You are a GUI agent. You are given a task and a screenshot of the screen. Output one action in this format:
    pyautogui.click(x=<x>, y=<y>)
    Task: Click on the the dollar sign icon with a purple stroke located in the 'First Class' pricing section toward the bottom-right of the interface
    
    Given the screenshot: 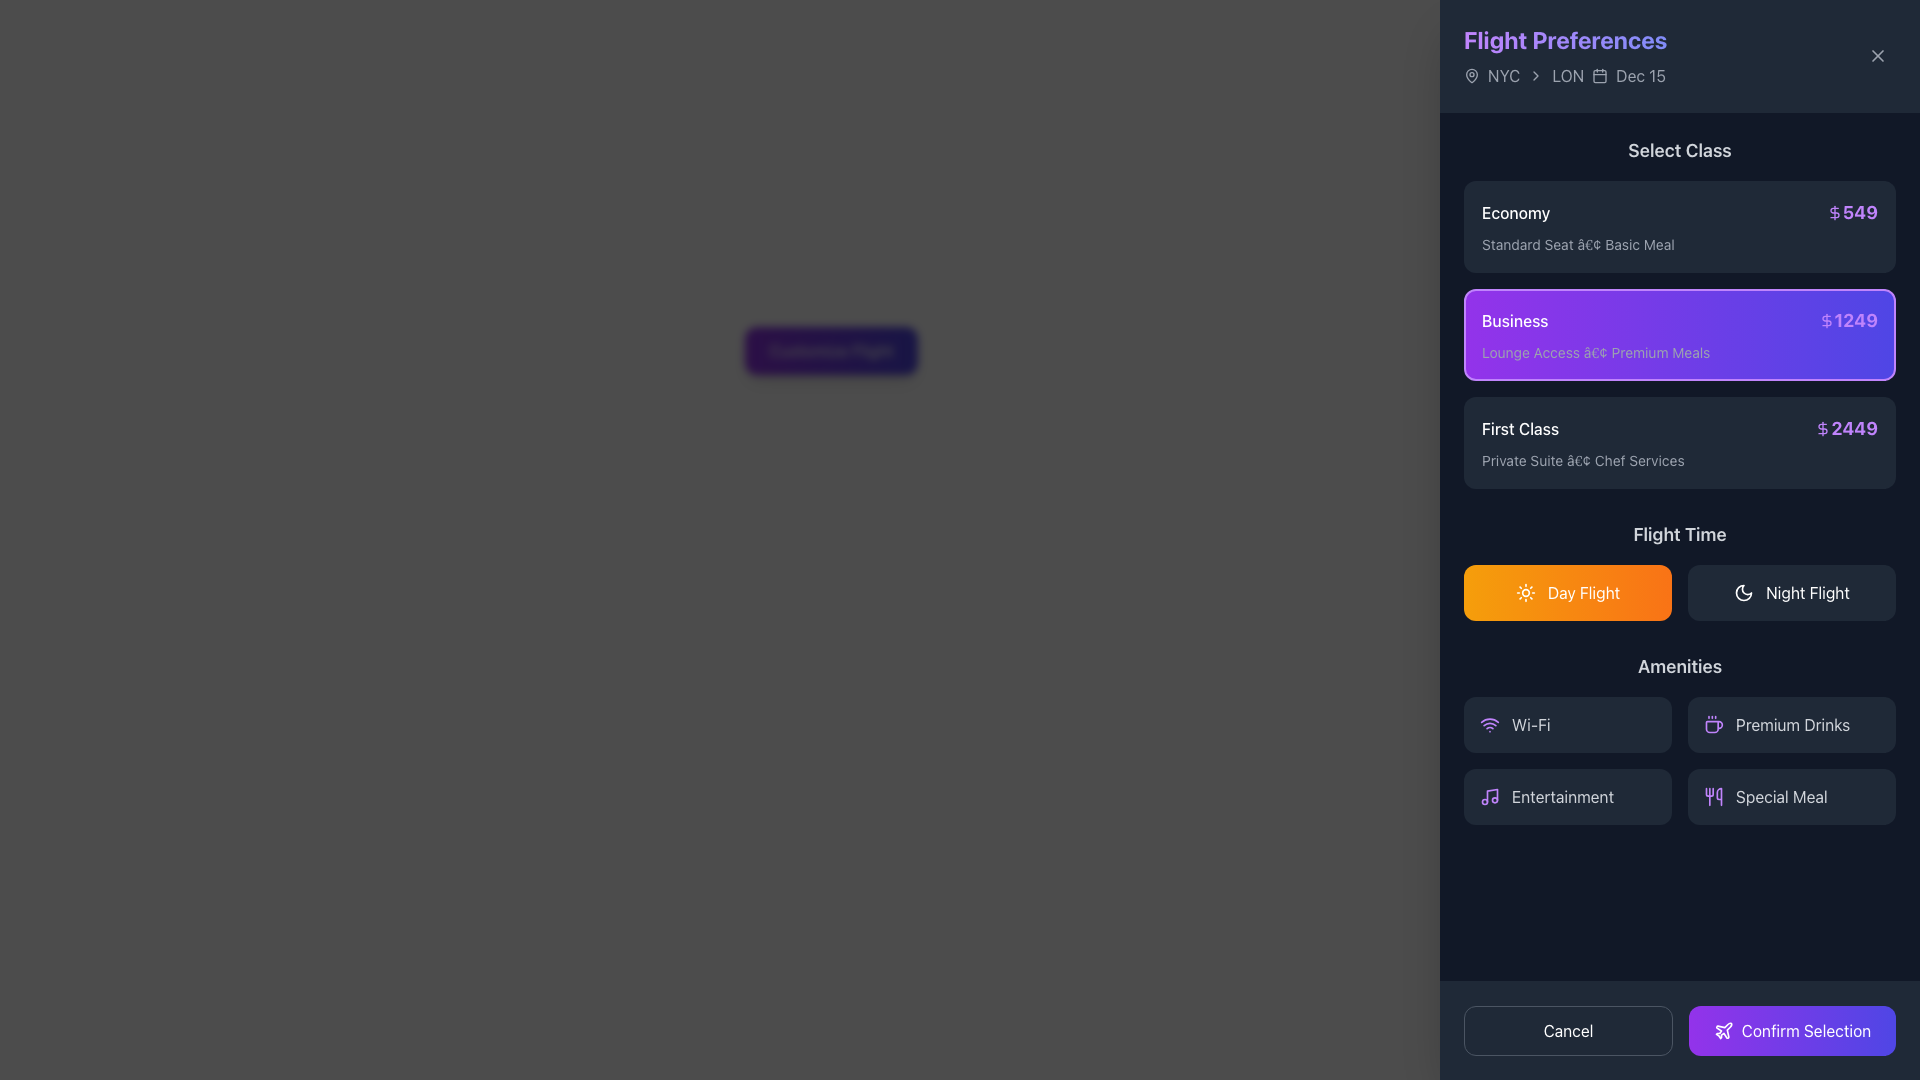 What is the action you would take?
    pyautogui.click(x=1823, y=427)
    